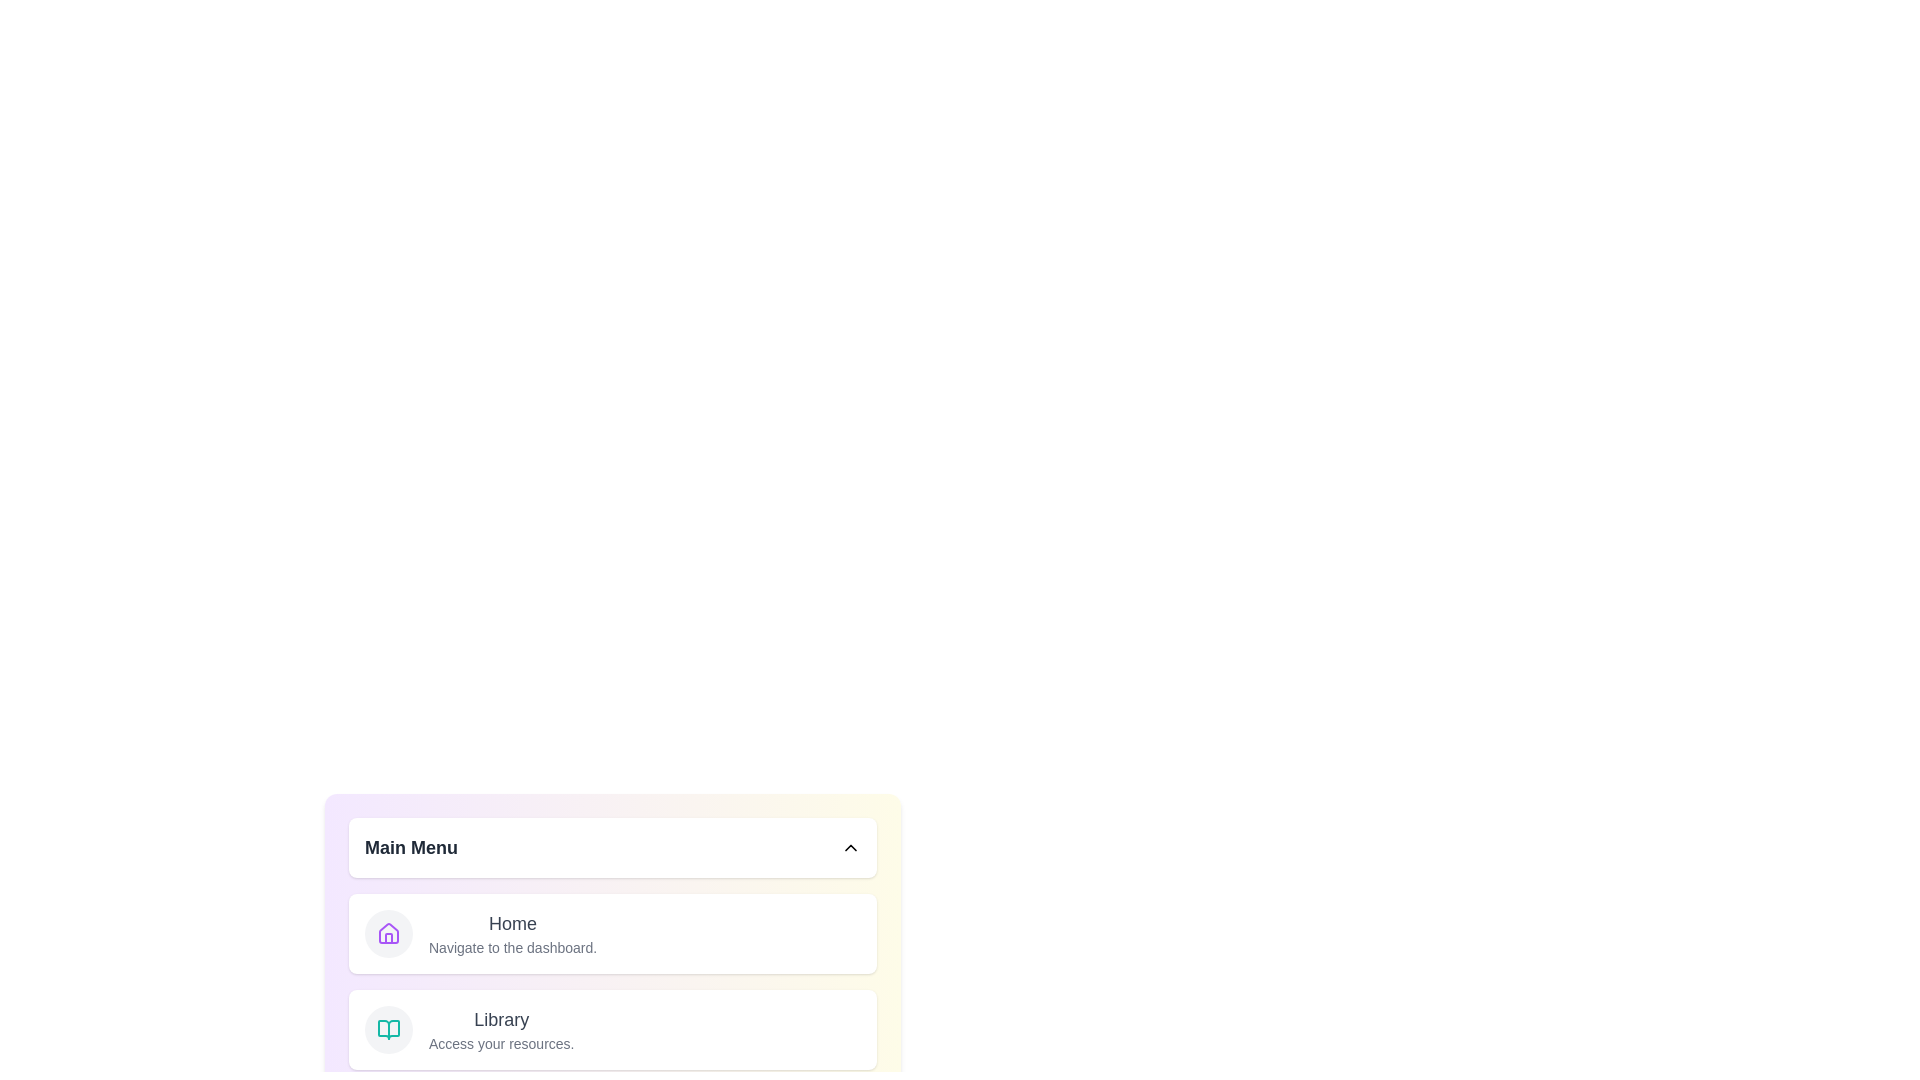  What do you see at coordinates (388, 1029) in the screenshot?
I see `the menu item labeled Library` at bounding box center [388, 1029].